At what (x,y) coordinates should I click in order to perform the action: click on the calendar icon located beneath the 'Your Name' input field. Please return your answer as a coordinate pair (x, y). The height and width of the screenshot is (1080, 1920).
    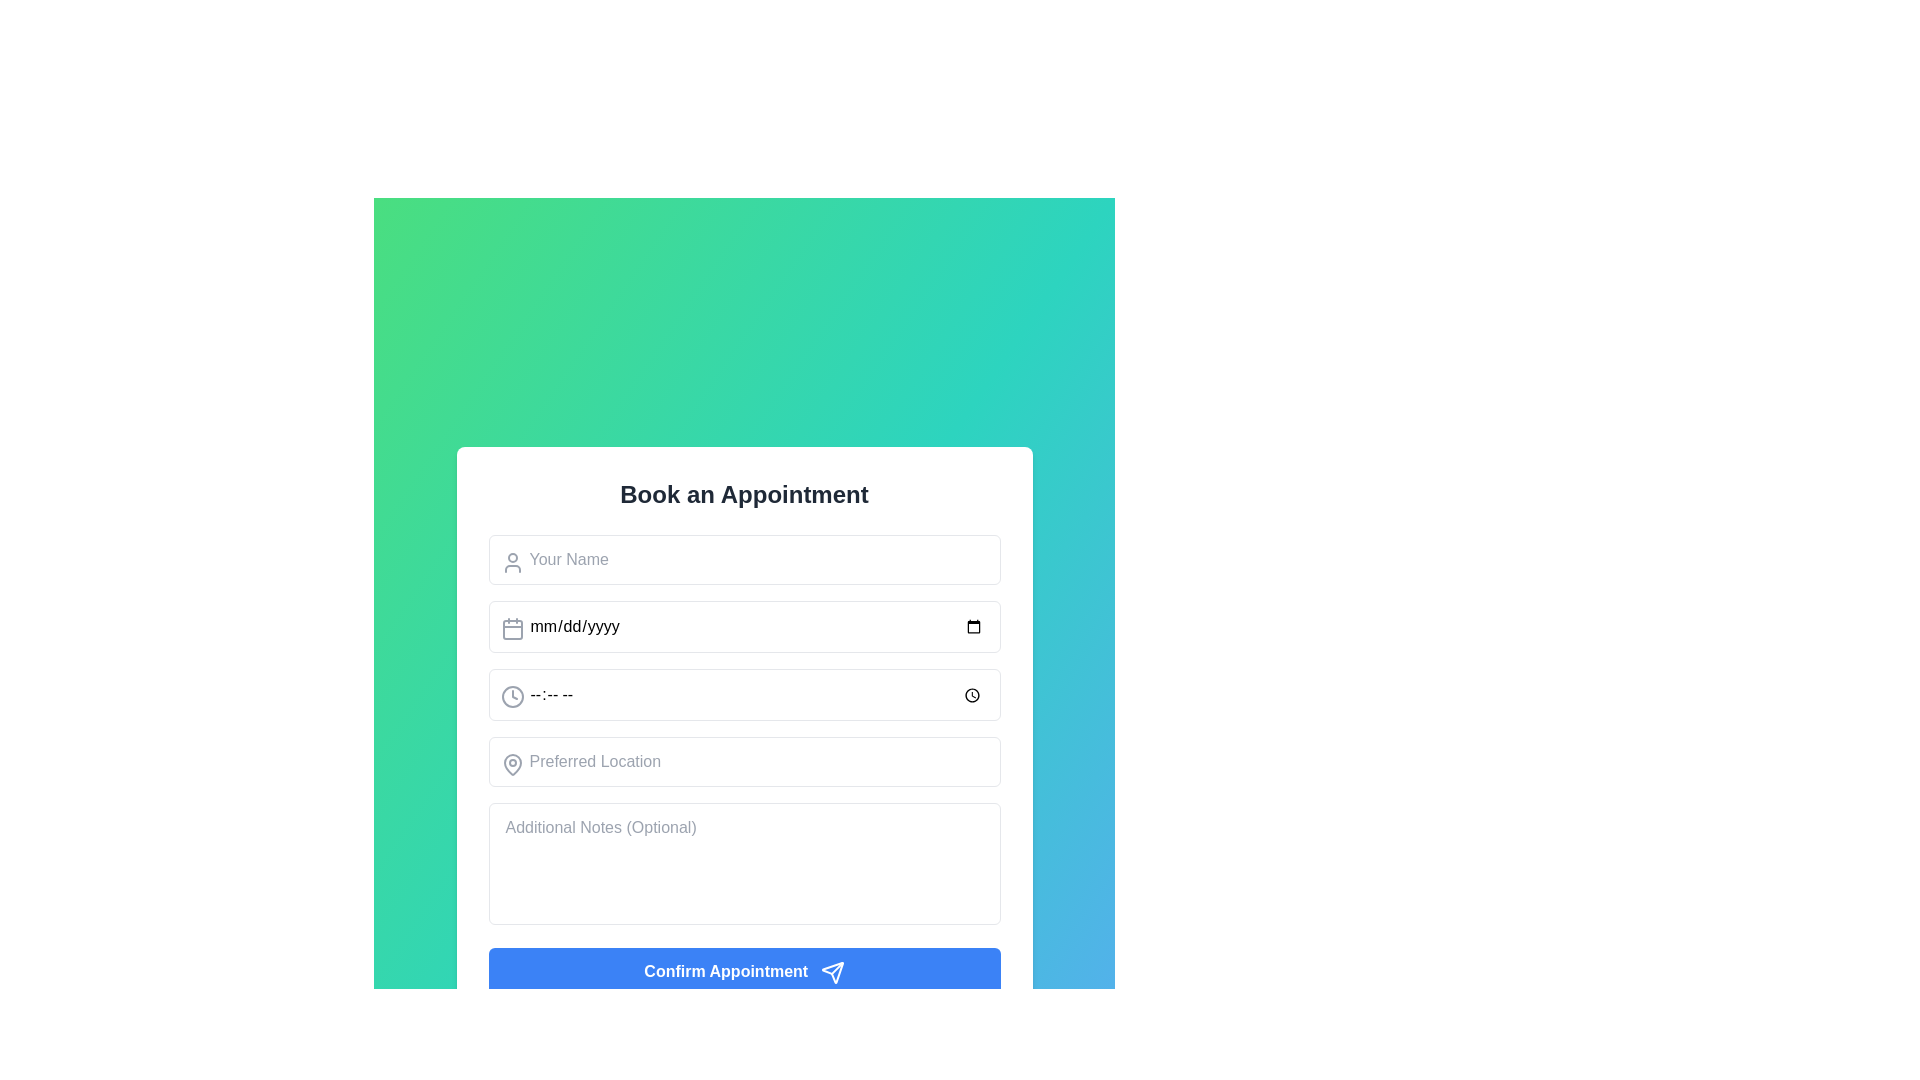
    Looking at the image, I should click on (512, 628).